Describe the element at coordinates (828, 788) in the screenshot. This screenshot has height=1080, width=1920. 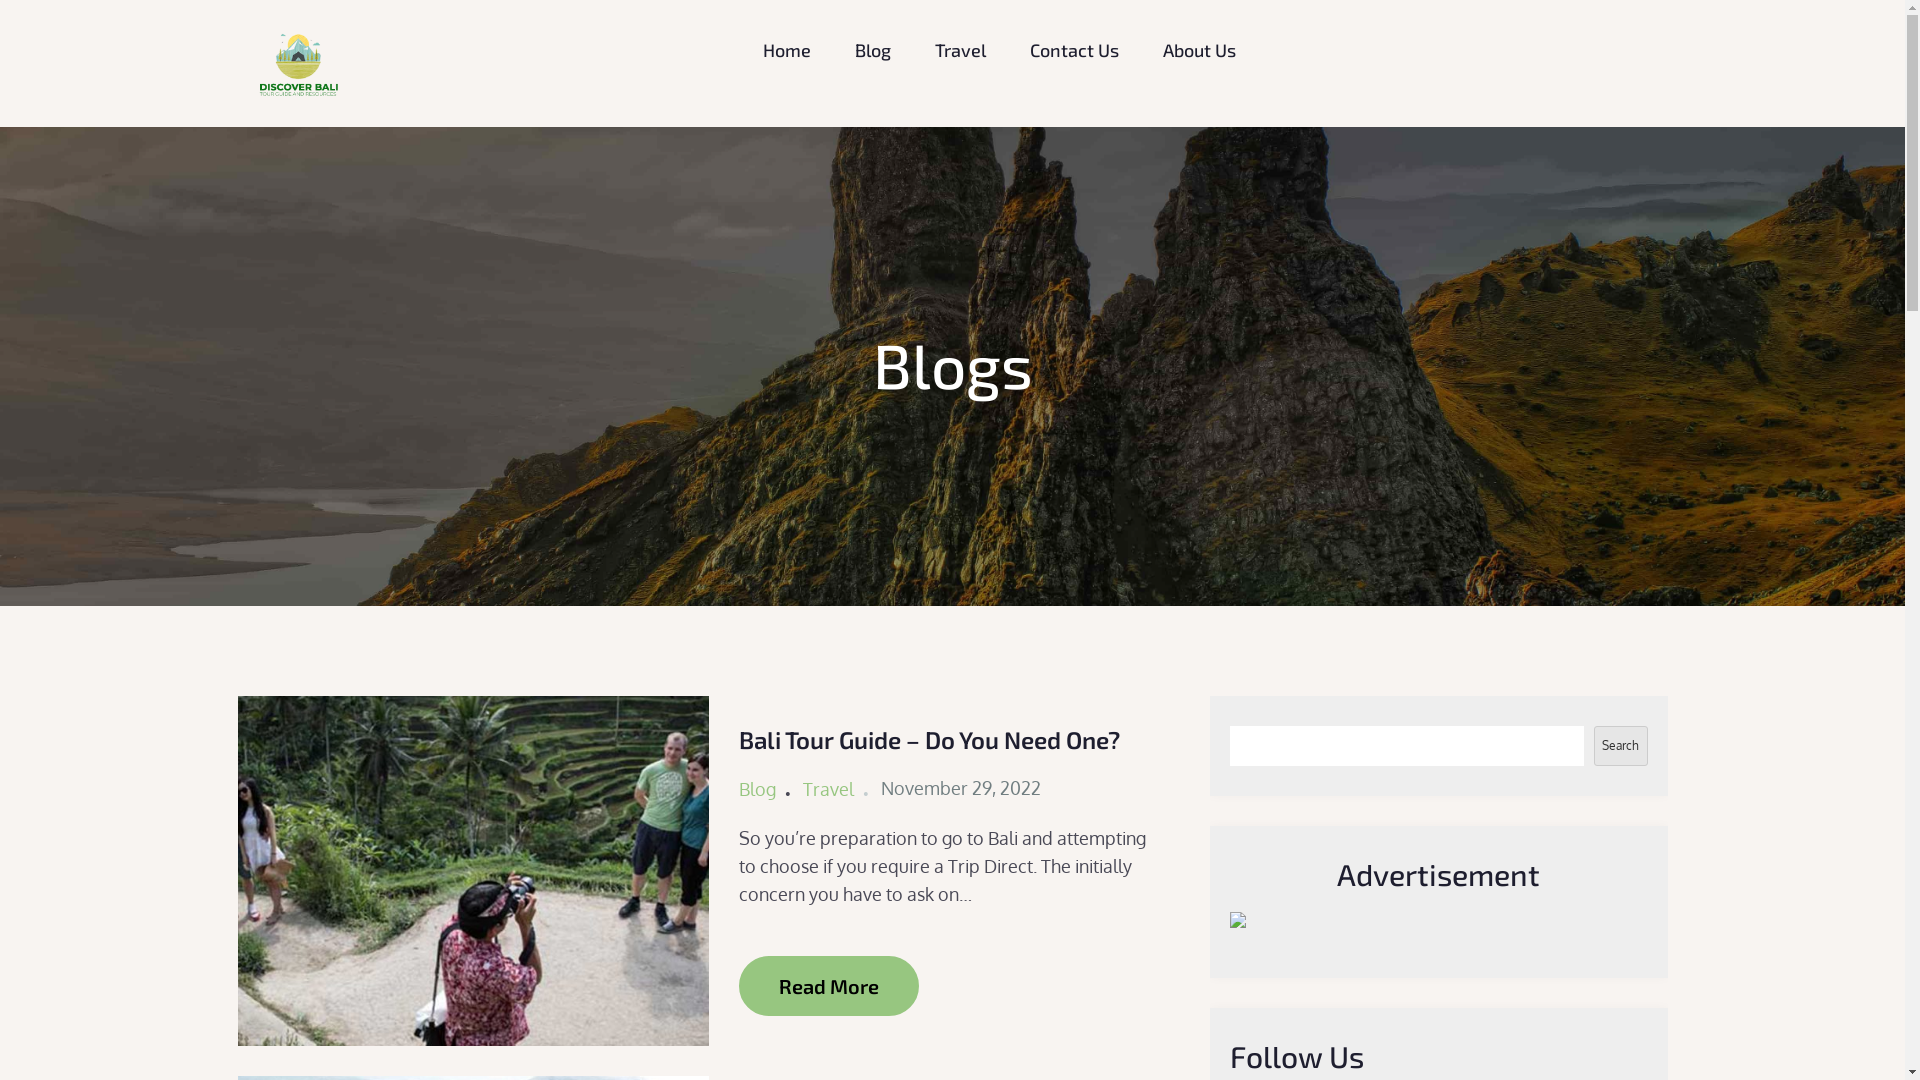
I see `'Travel'` at that location.